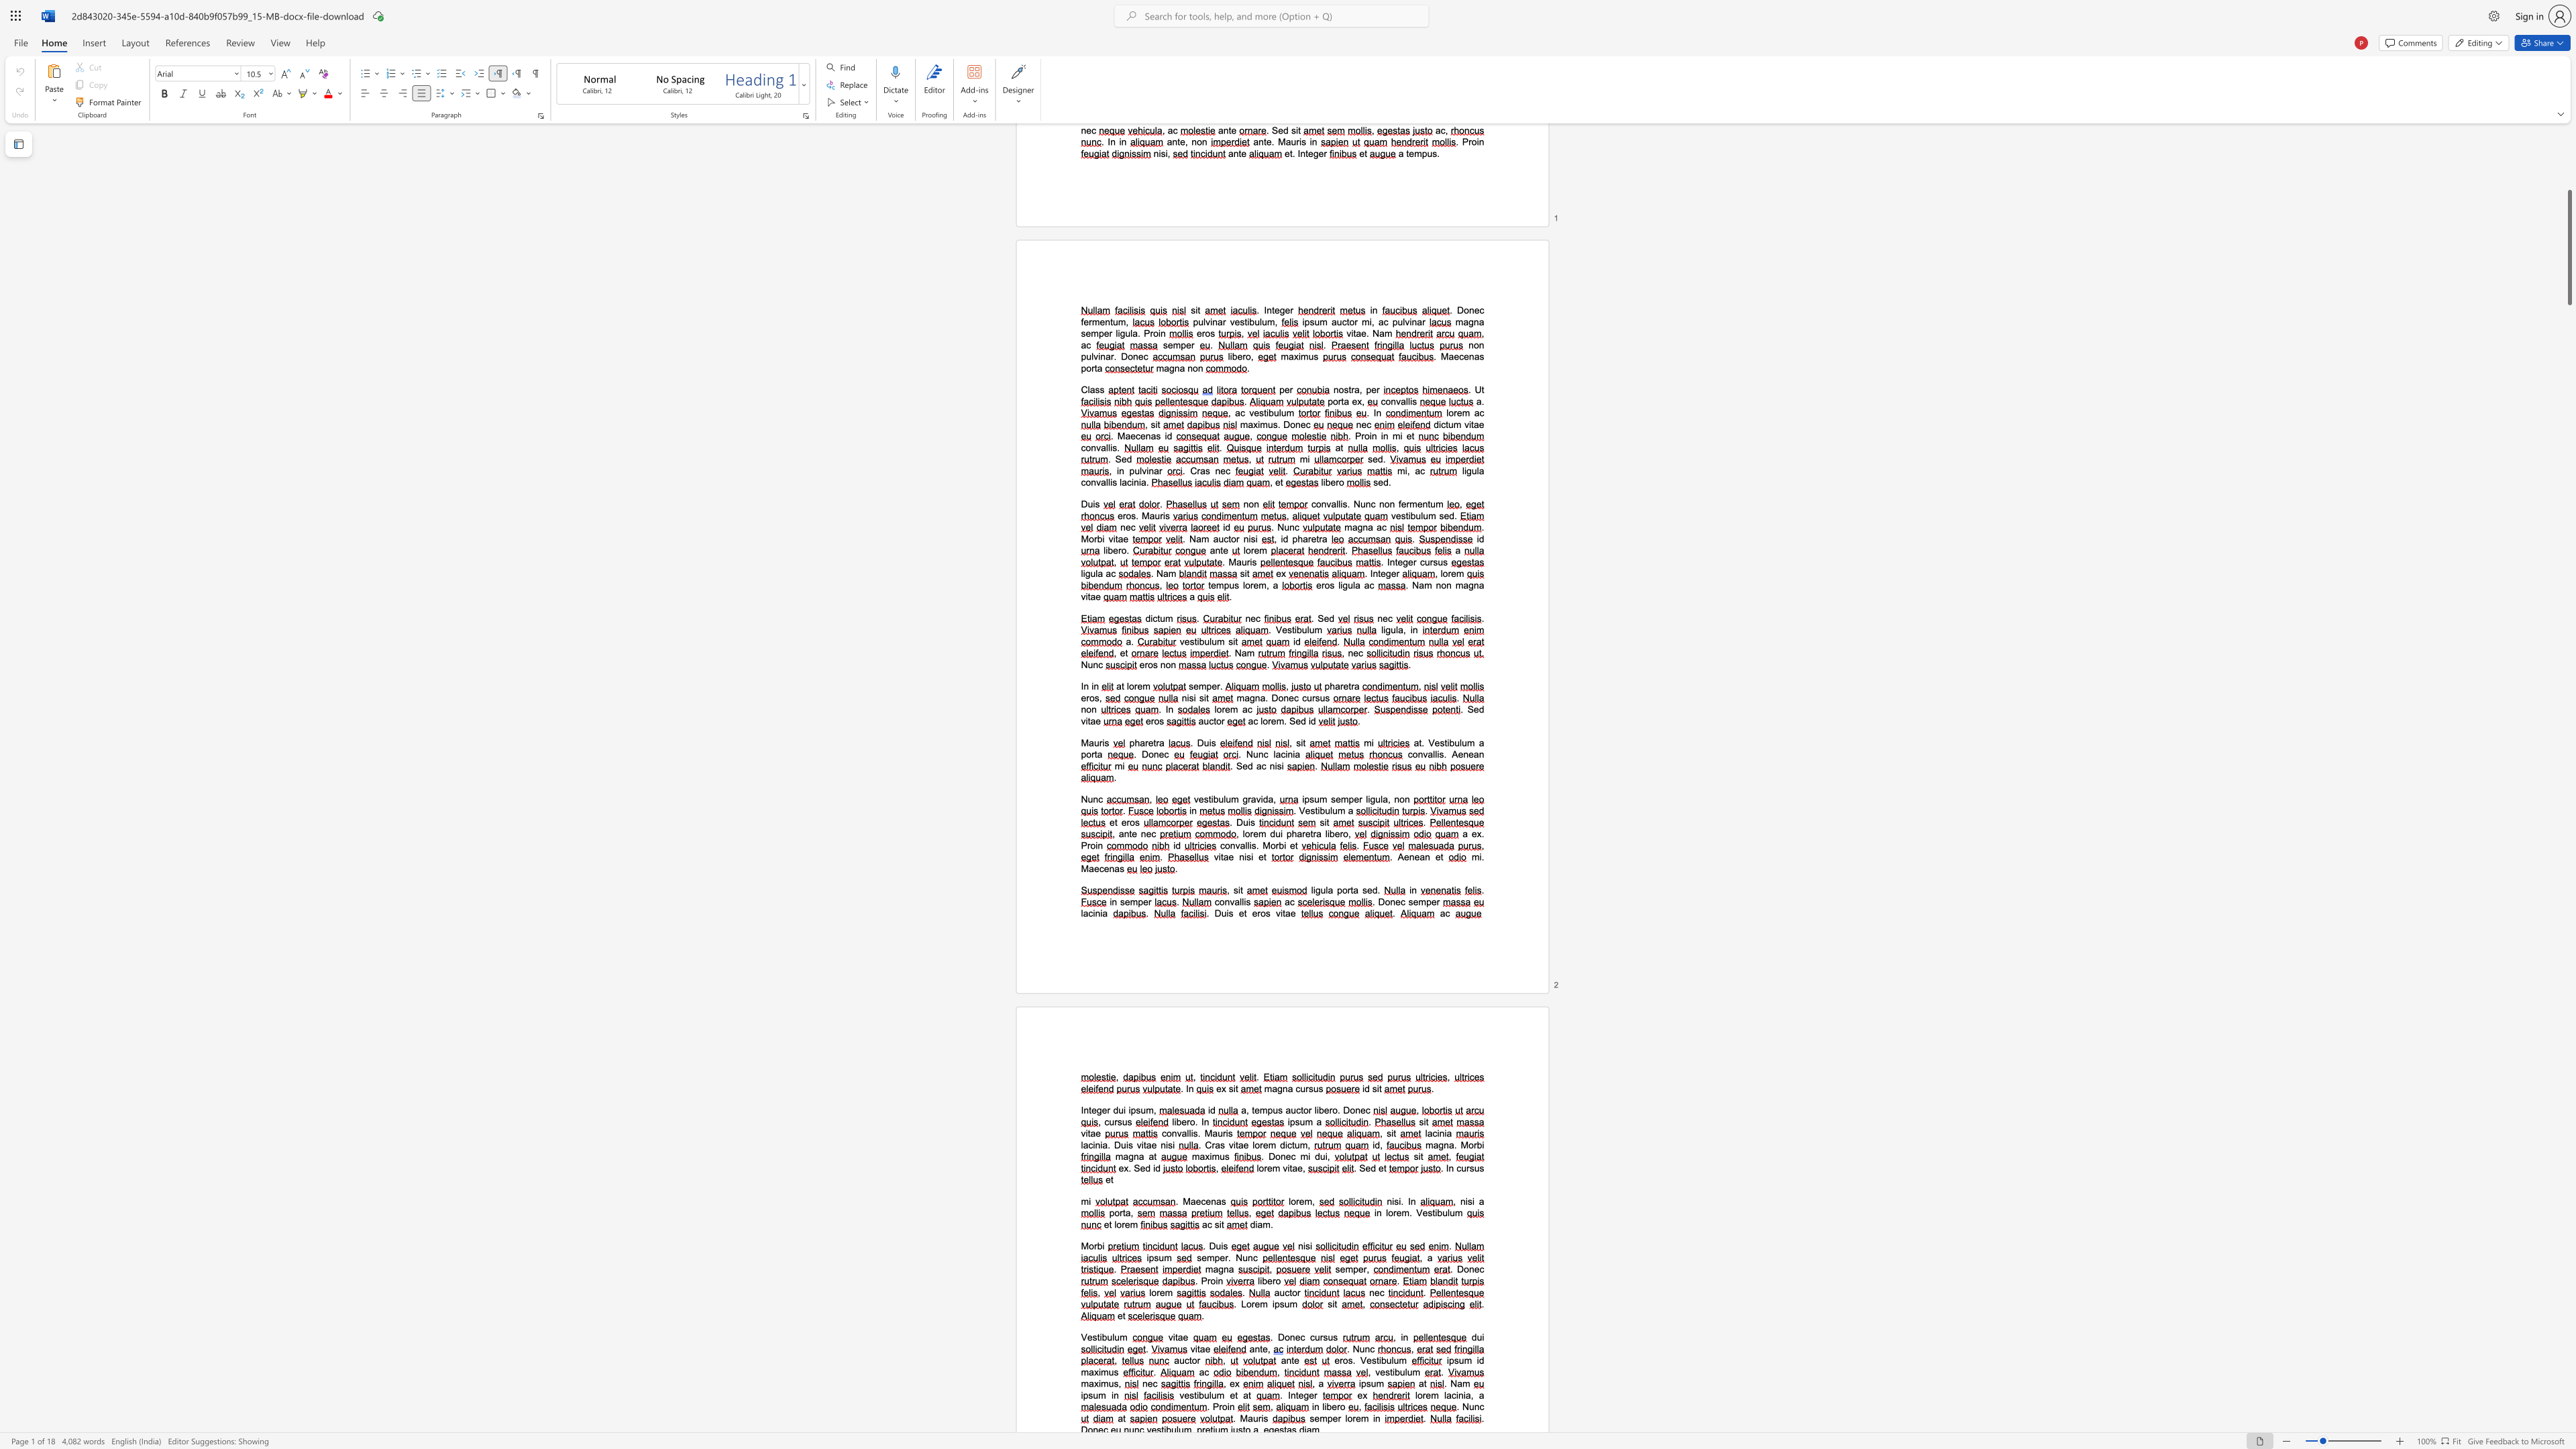 This screenshot has width=2576, height=1449. What do you see at coordinates (1474, 1144) in the screenshot?
I see `the 1th character "r" in the text` at bounding box center [1474, 1144].